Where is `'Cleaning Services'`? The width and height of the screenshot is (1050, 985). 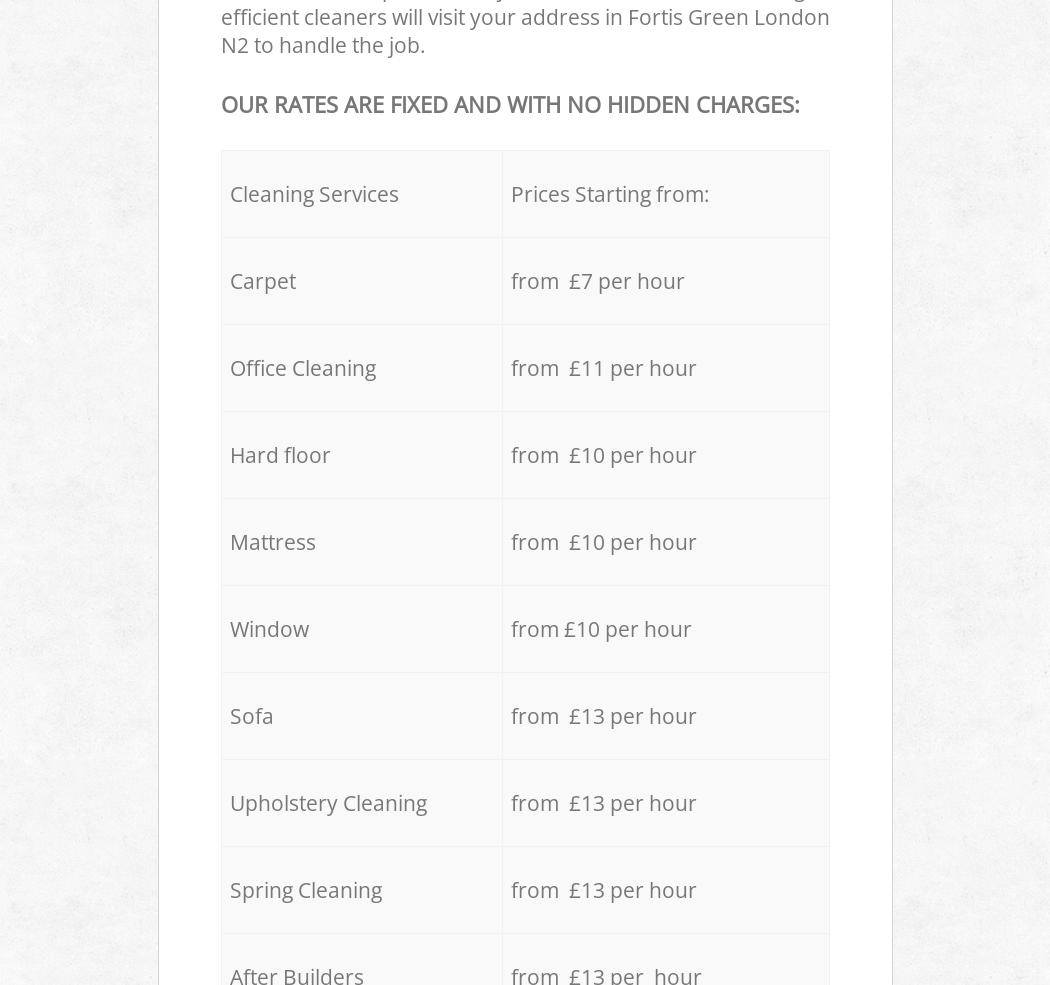
'Cleaning Services' is located at coordinates (313, 192).